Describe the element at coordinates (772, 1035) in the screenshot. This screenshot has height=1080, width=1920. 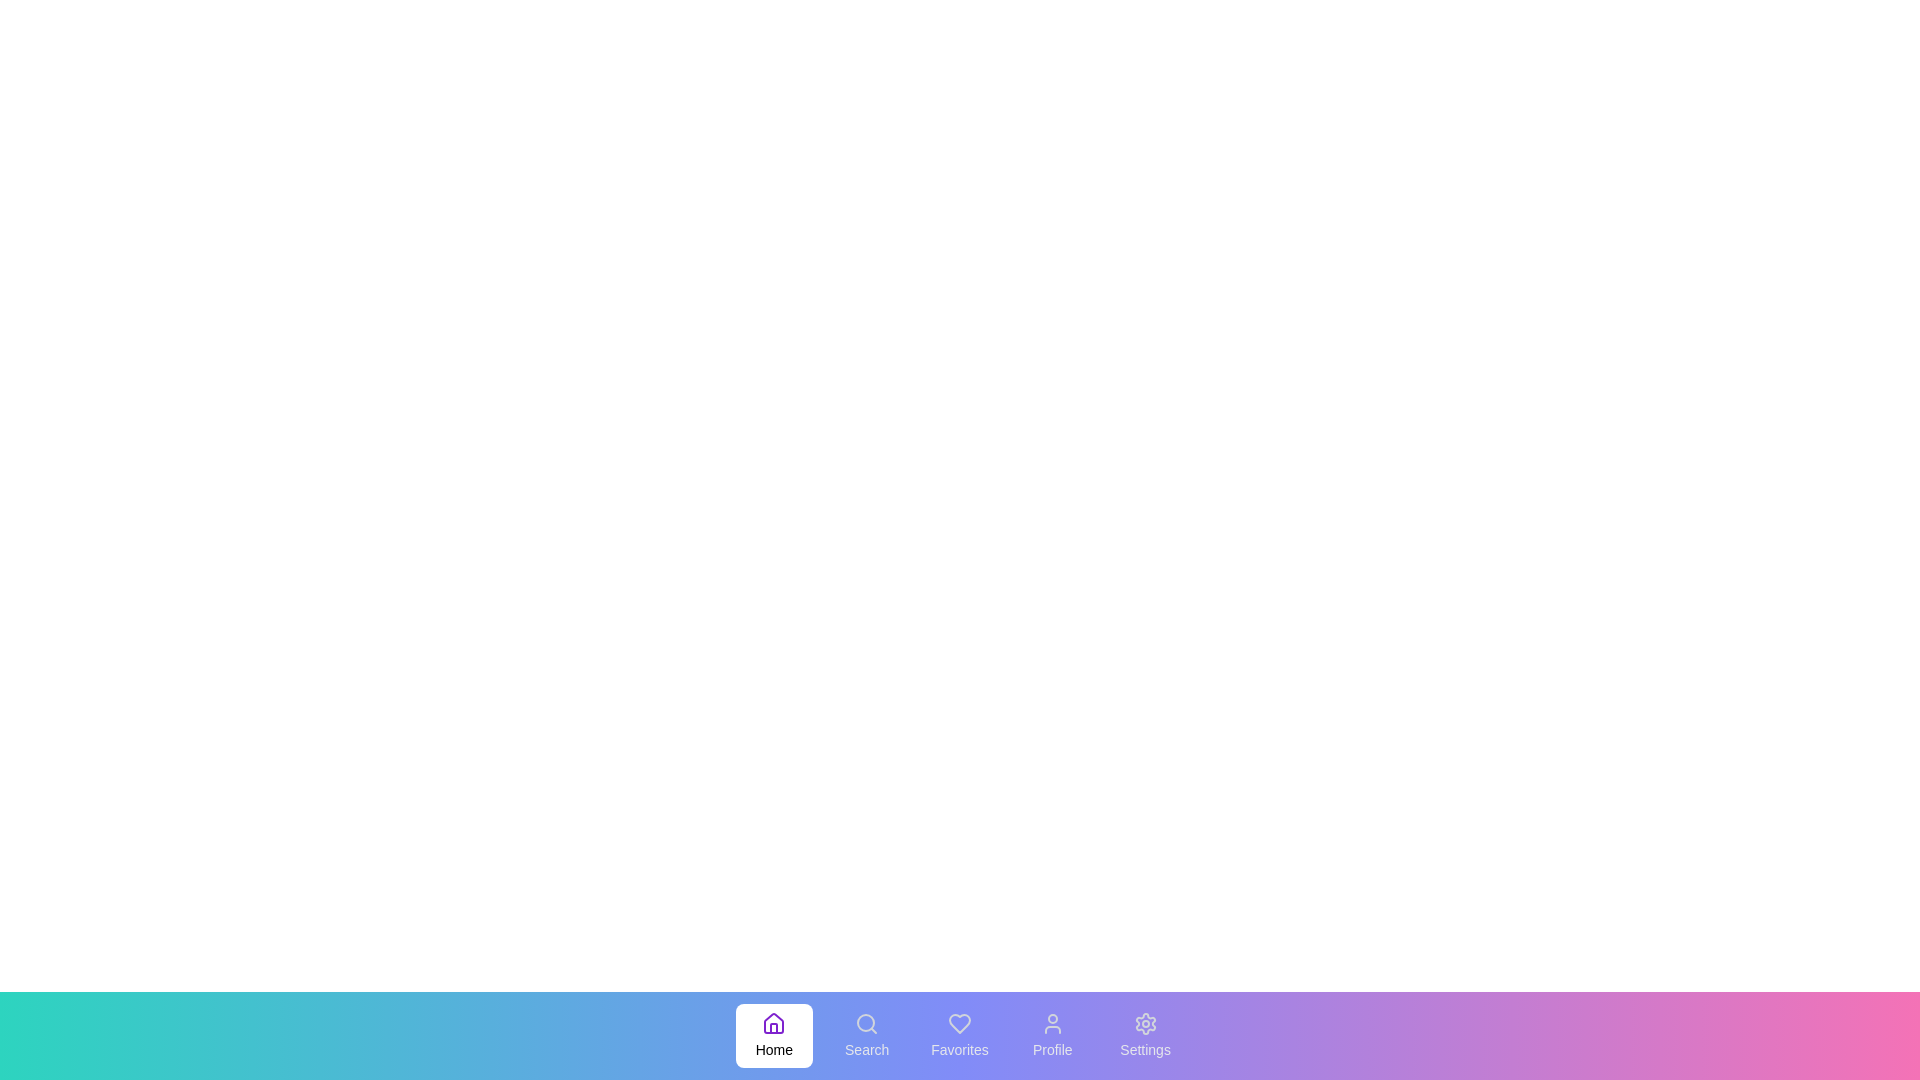
I see `the menu item labeled Home` at that location.